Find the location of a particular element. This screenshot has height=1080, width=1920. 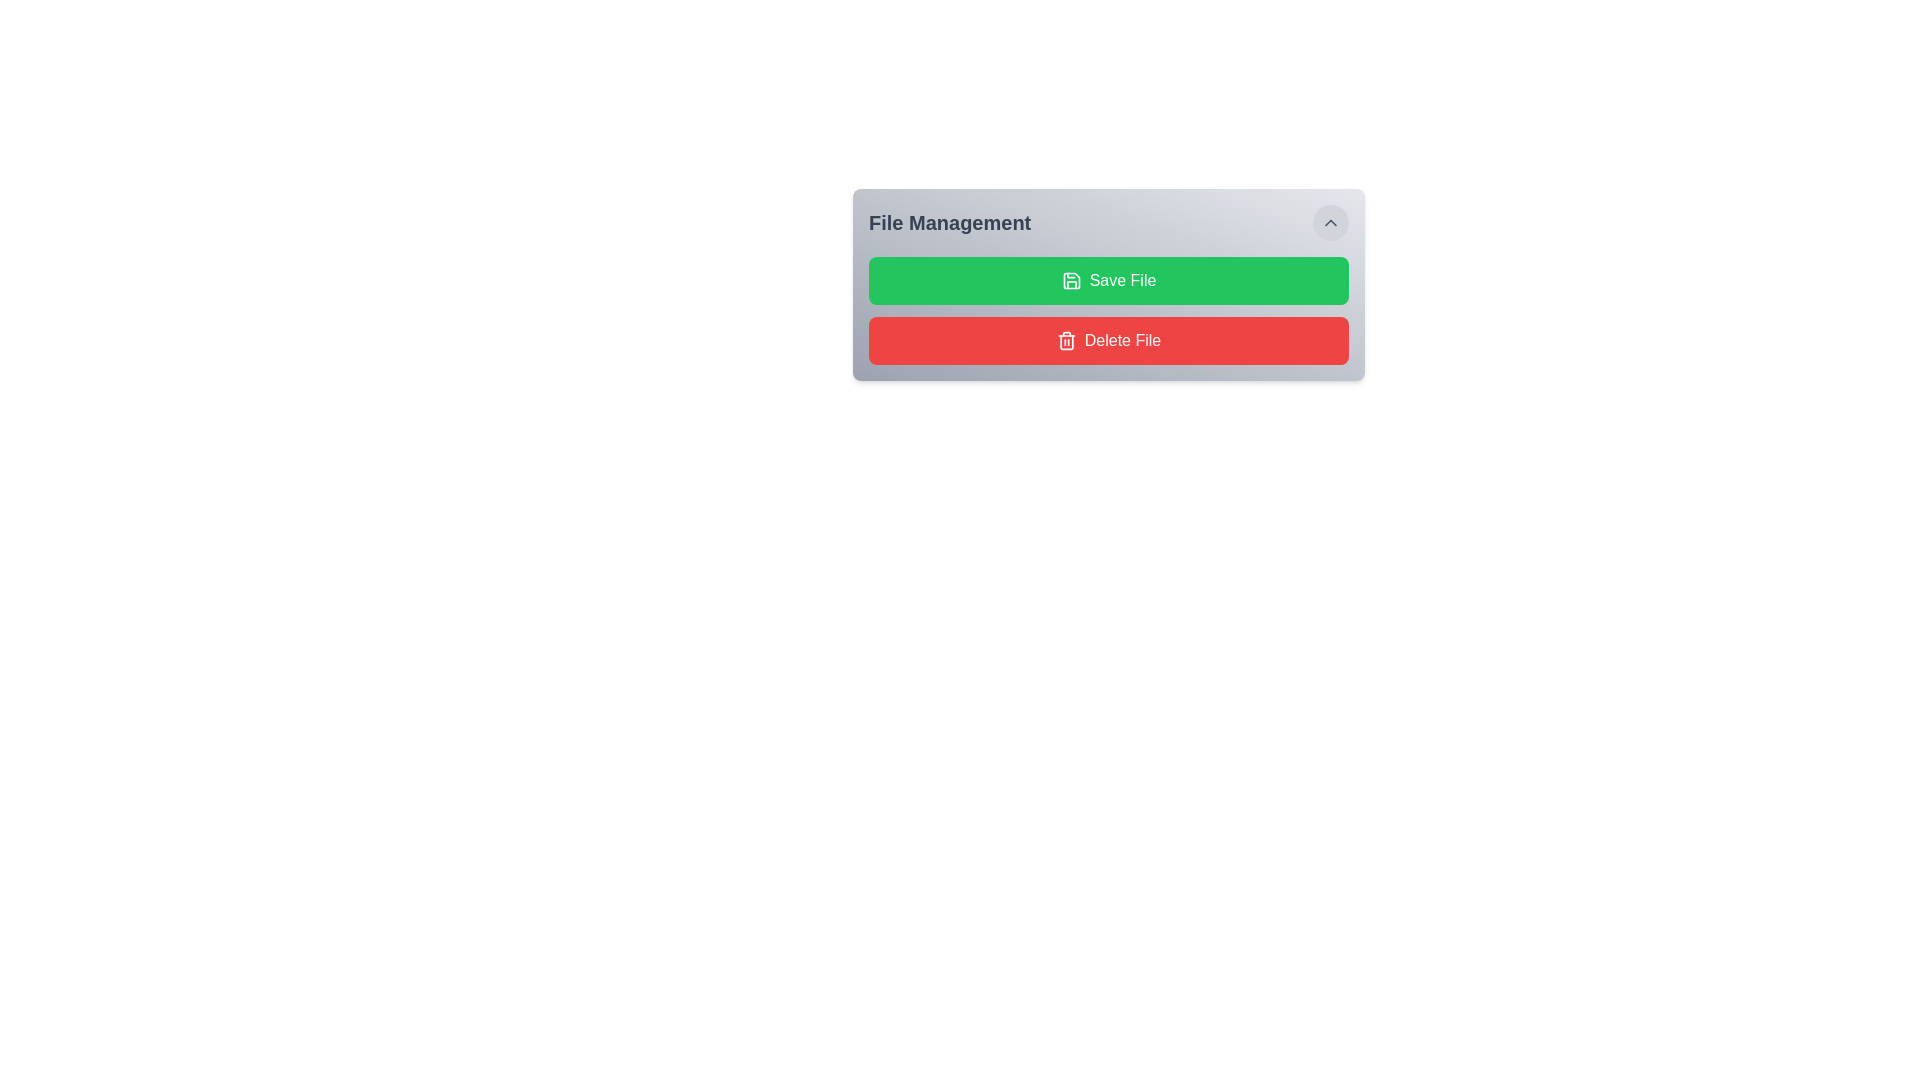

the file deletion button located below the 'Save File' button in the 'File Management' section to observe the hover effect is located at coordinates (1107, 339).